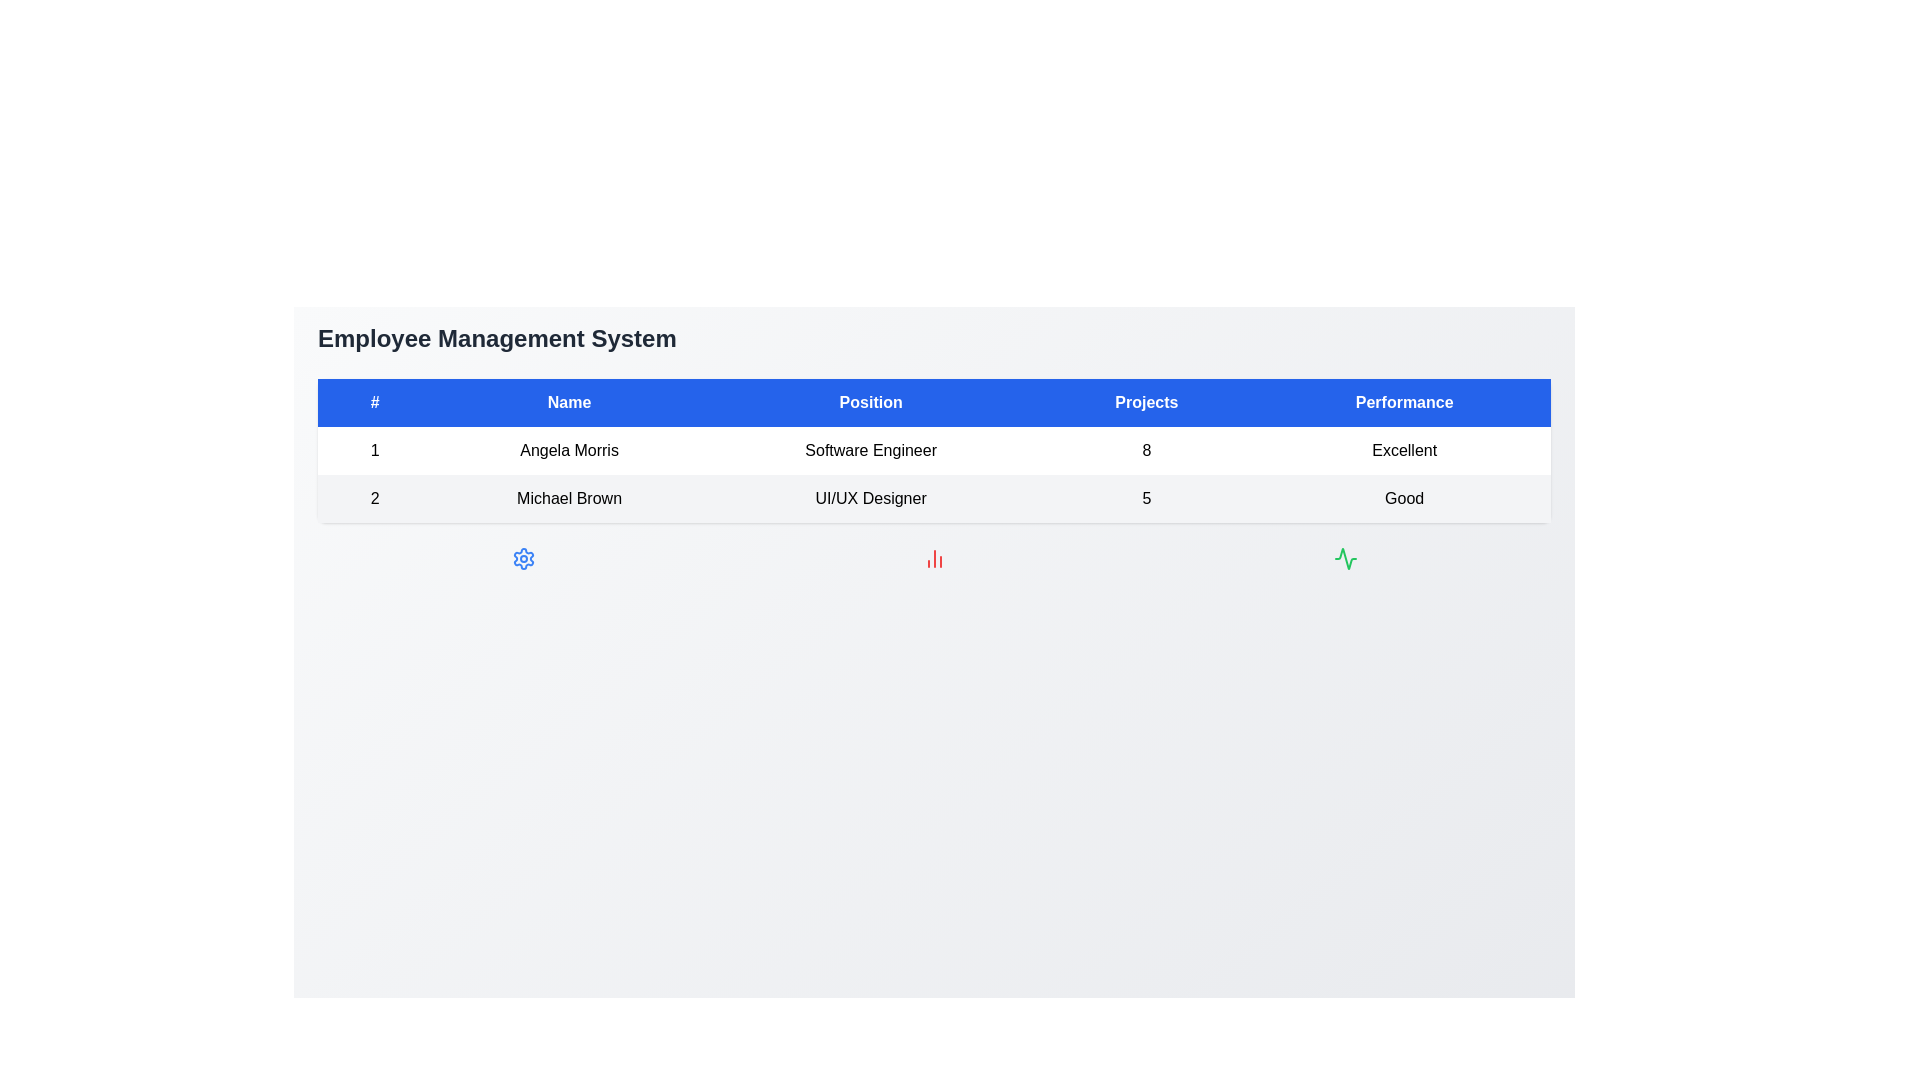  Describe the element at coordinates (933, 451) in the screenshot. I see `the first row of the data table containing 'Angela Morris', 'Software Engineer', '8', and 'Excellent'` at that location.